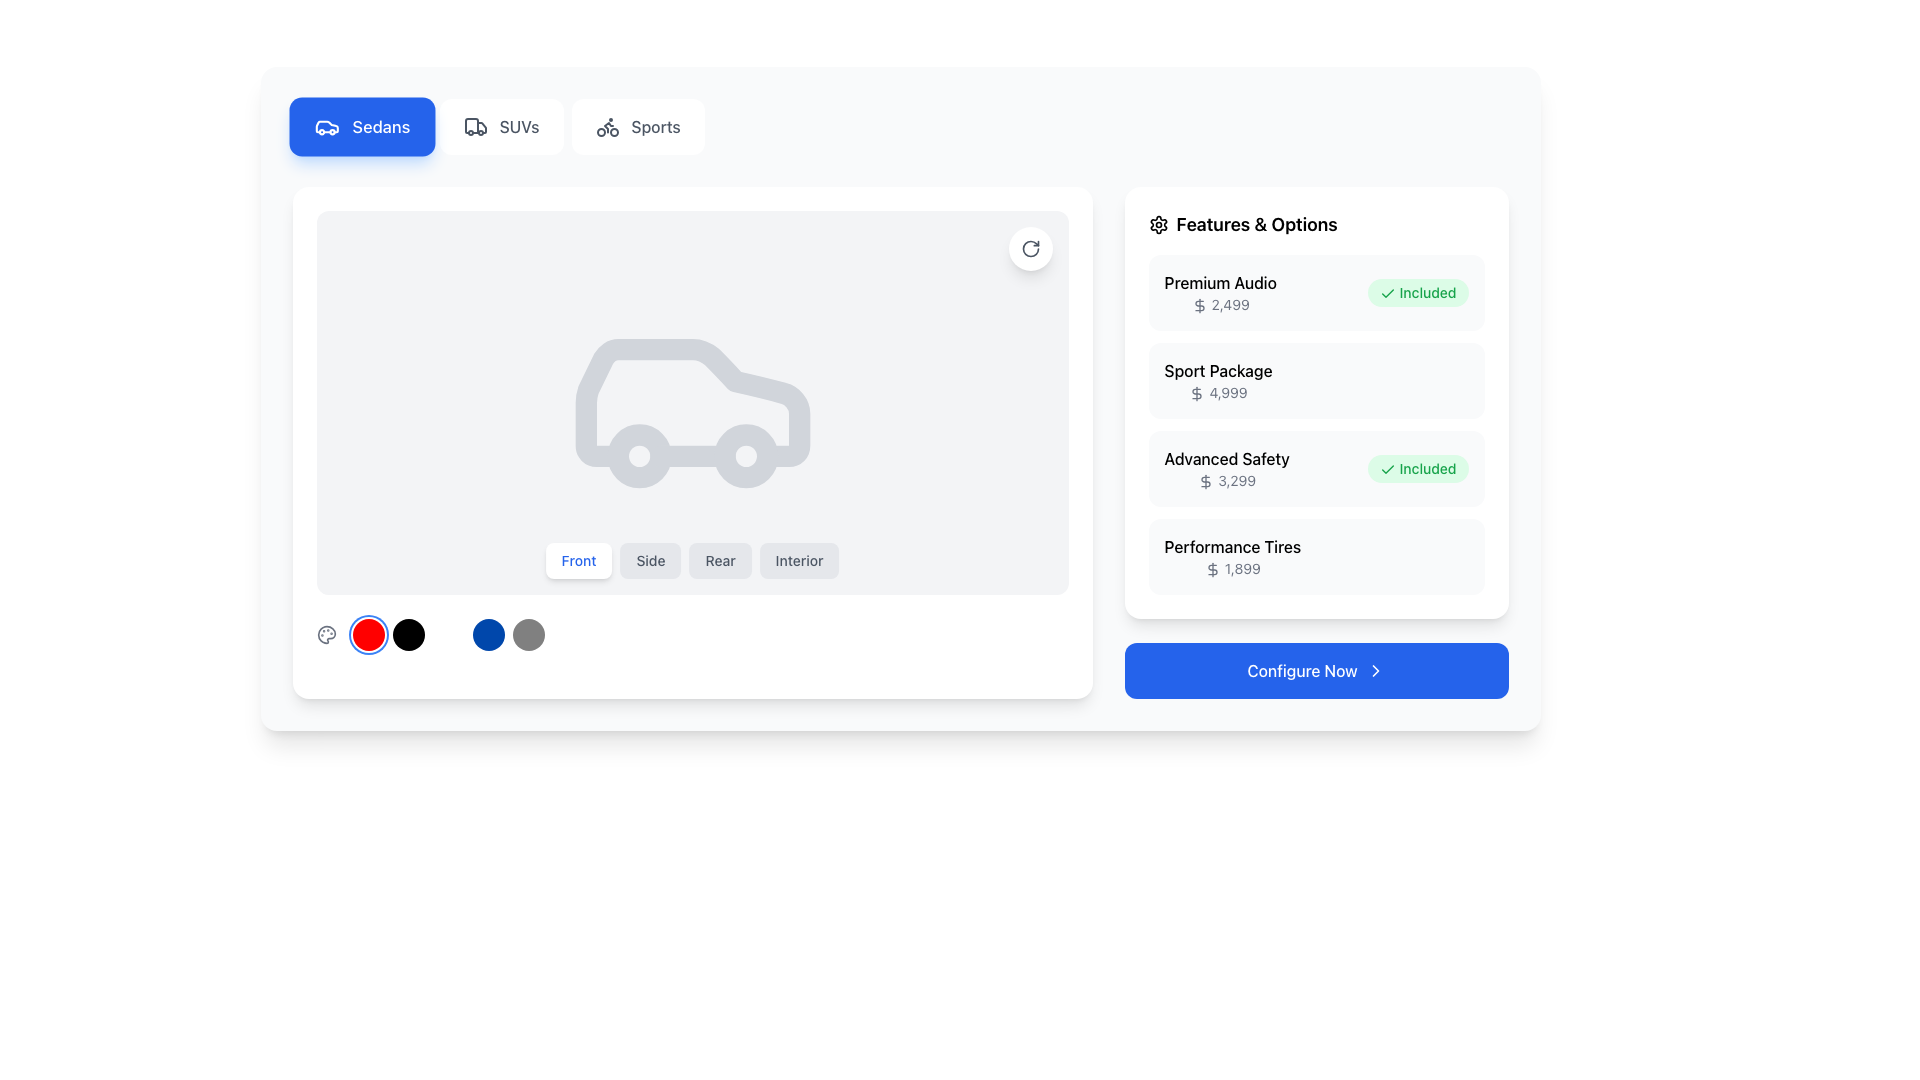  I want to click on the fifth circular button located at the bottom-left section of the layout, which is used for changing or selecting an attribute, so click(528, 635).